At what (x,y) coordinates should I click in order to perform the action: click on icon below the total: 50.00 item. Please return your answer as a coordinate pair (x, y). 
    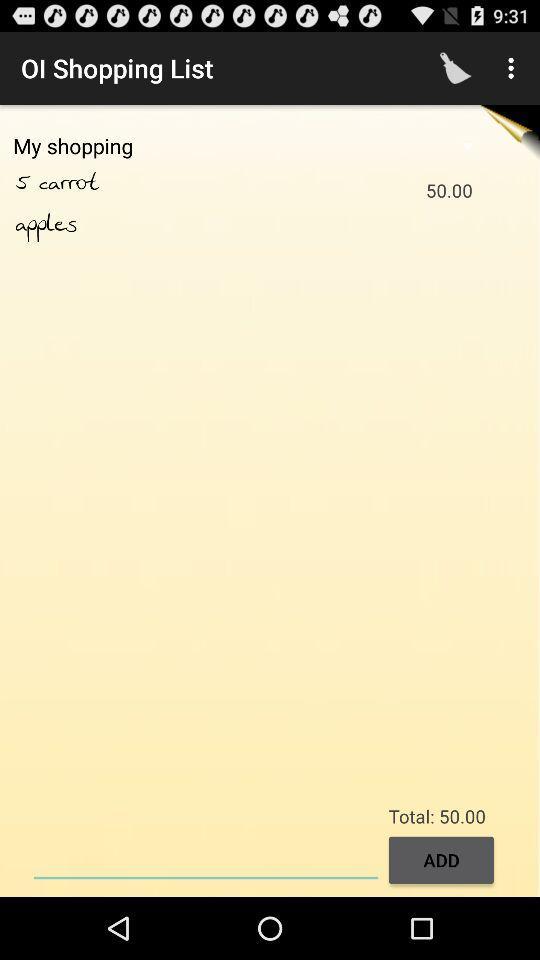
    Looking at the image, I should click on (205, 857).